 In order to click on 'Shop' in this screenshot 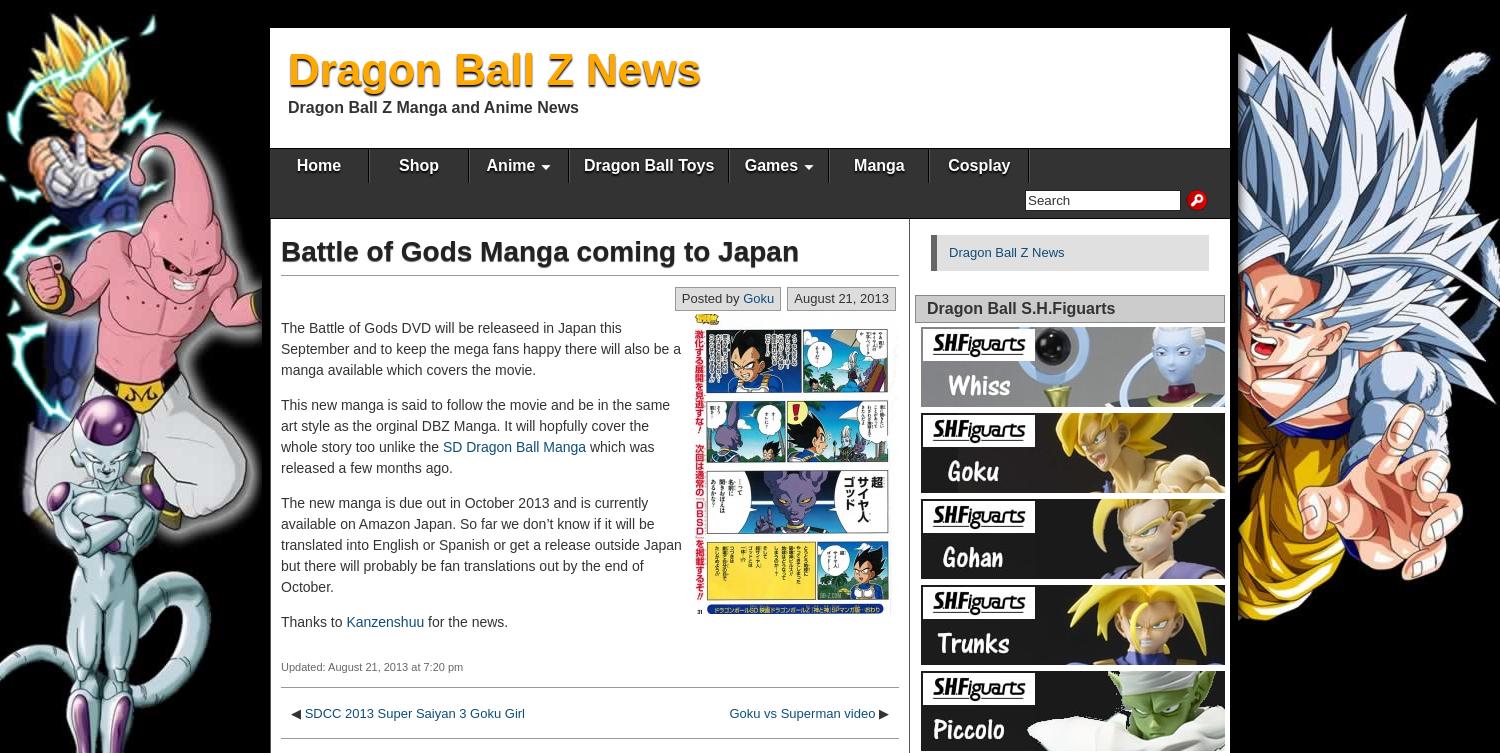, I will do `click(399, 164)`.